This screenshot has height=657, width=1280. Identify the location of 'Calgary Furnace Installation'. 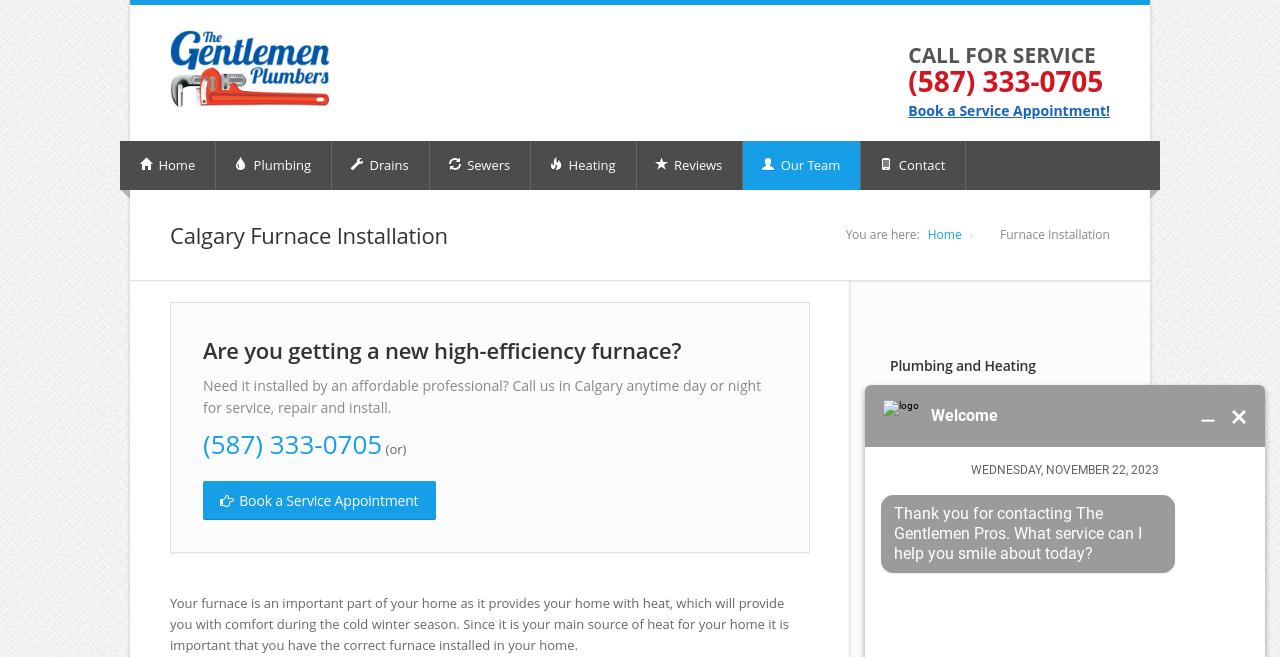
(307, 235).